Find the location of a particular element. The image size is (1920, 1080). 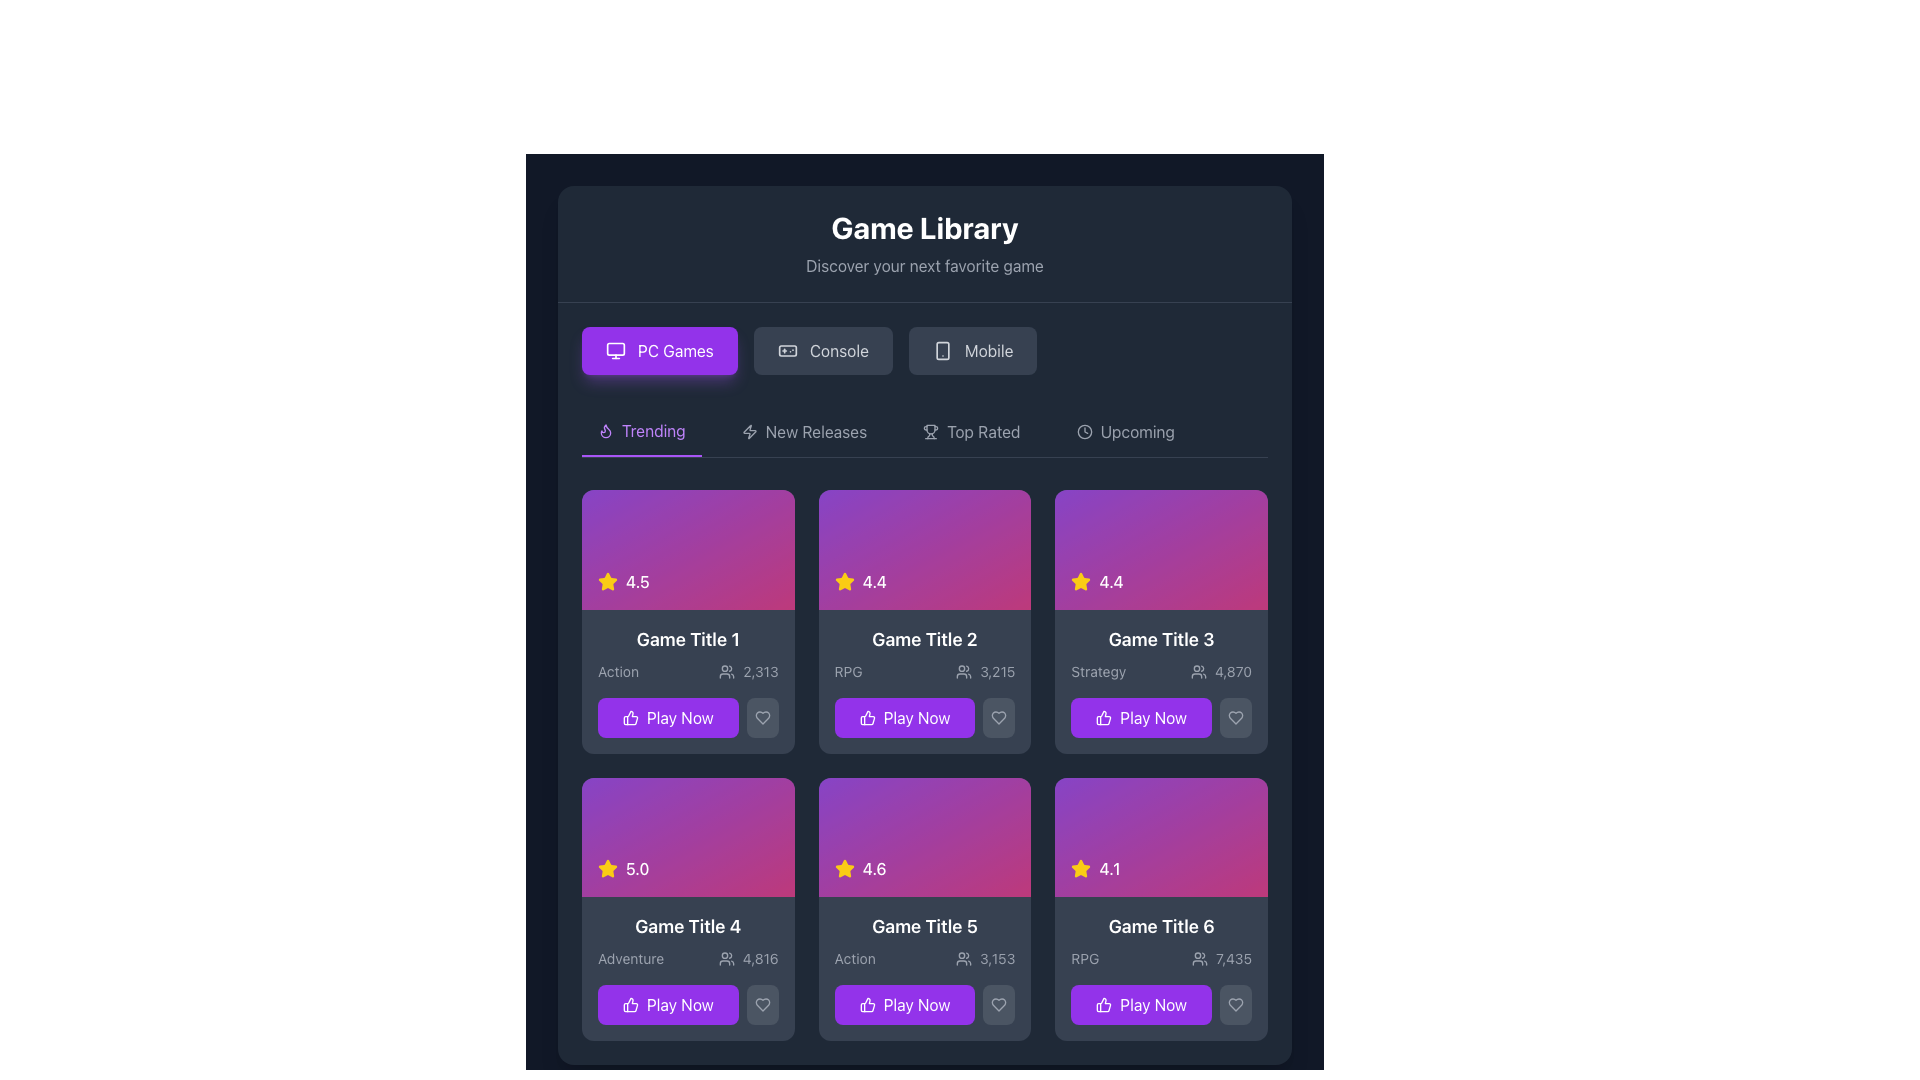

the trophy icon representing the Top Rated category, which is located in the navigation section right after the Trending and New Releases labels is located at coordinates (930, 431).